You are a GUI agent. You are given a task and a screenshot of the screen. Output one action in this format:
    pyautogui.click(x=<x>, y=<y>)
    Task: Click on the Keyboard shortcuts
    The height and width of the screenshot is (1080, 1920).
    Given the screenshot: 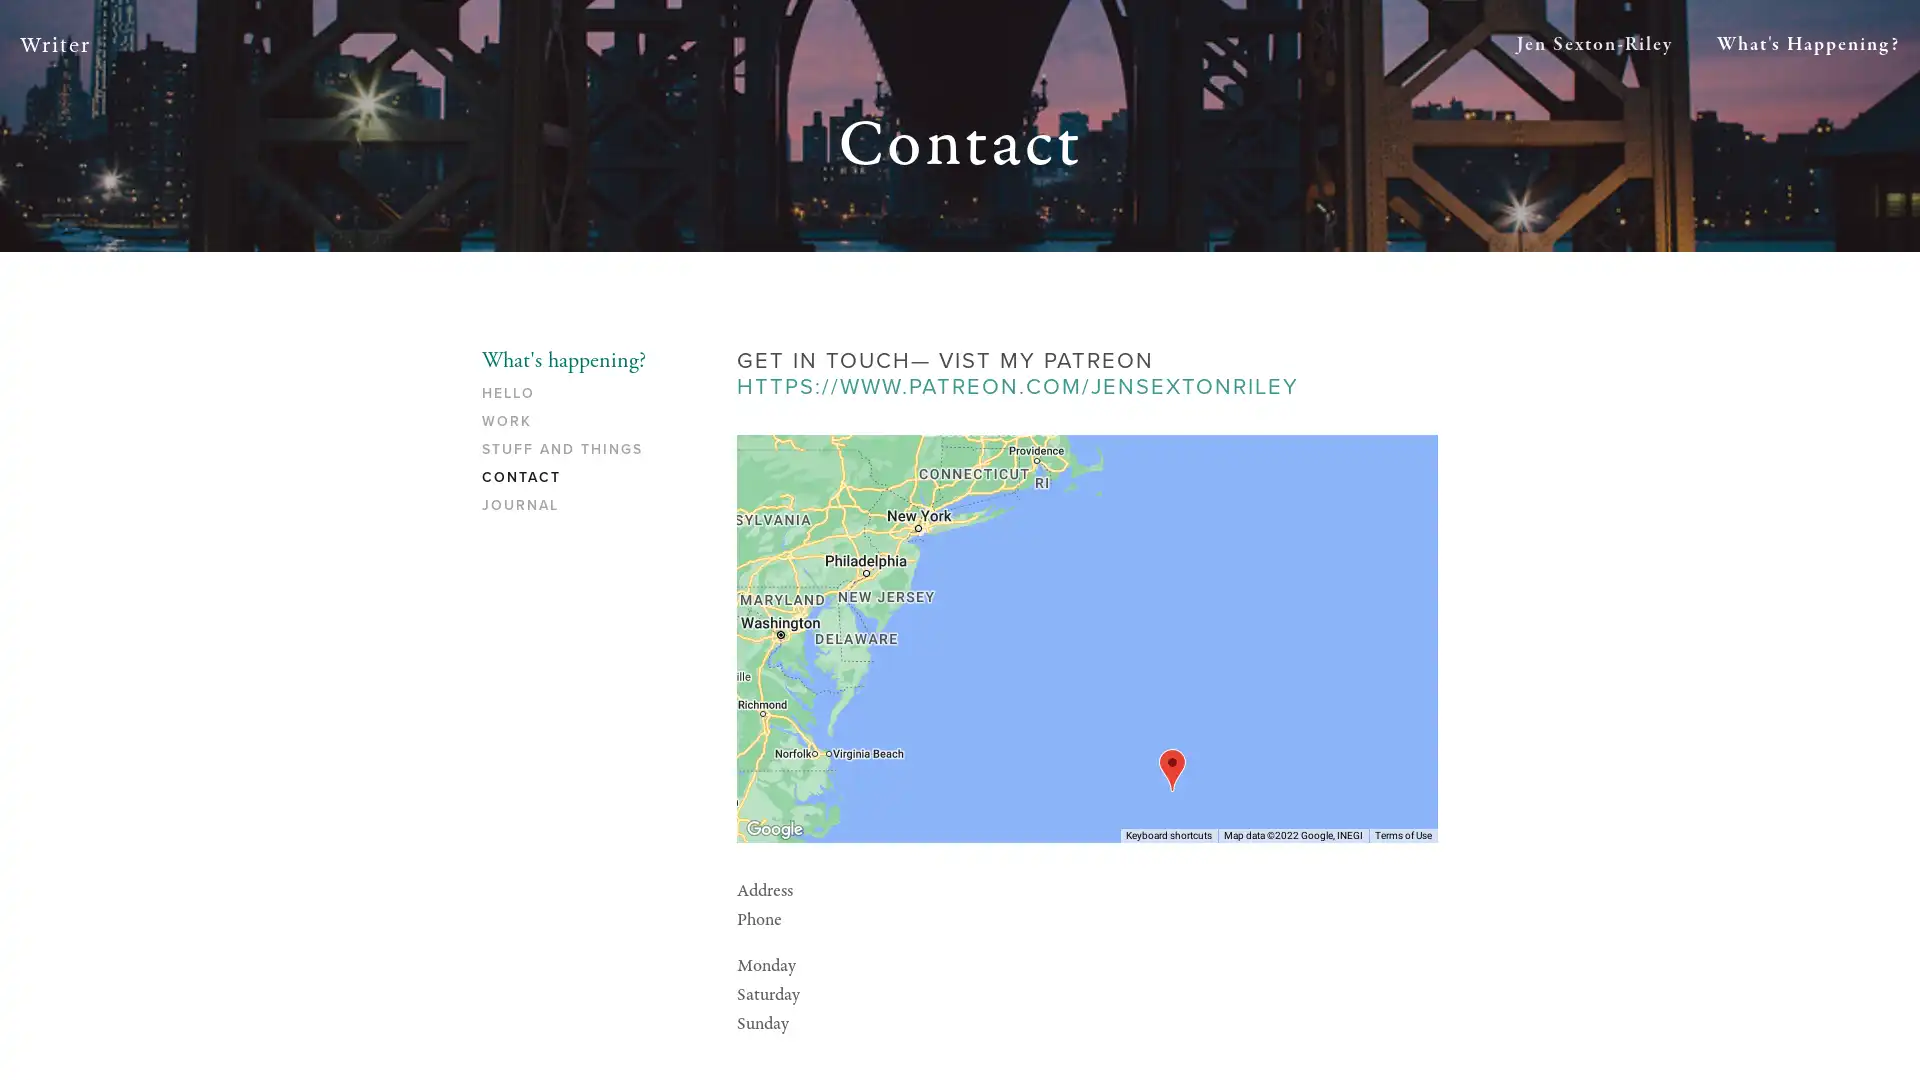 What is the action you would take?
    pyautogui.click(x=1169, y=834)
    